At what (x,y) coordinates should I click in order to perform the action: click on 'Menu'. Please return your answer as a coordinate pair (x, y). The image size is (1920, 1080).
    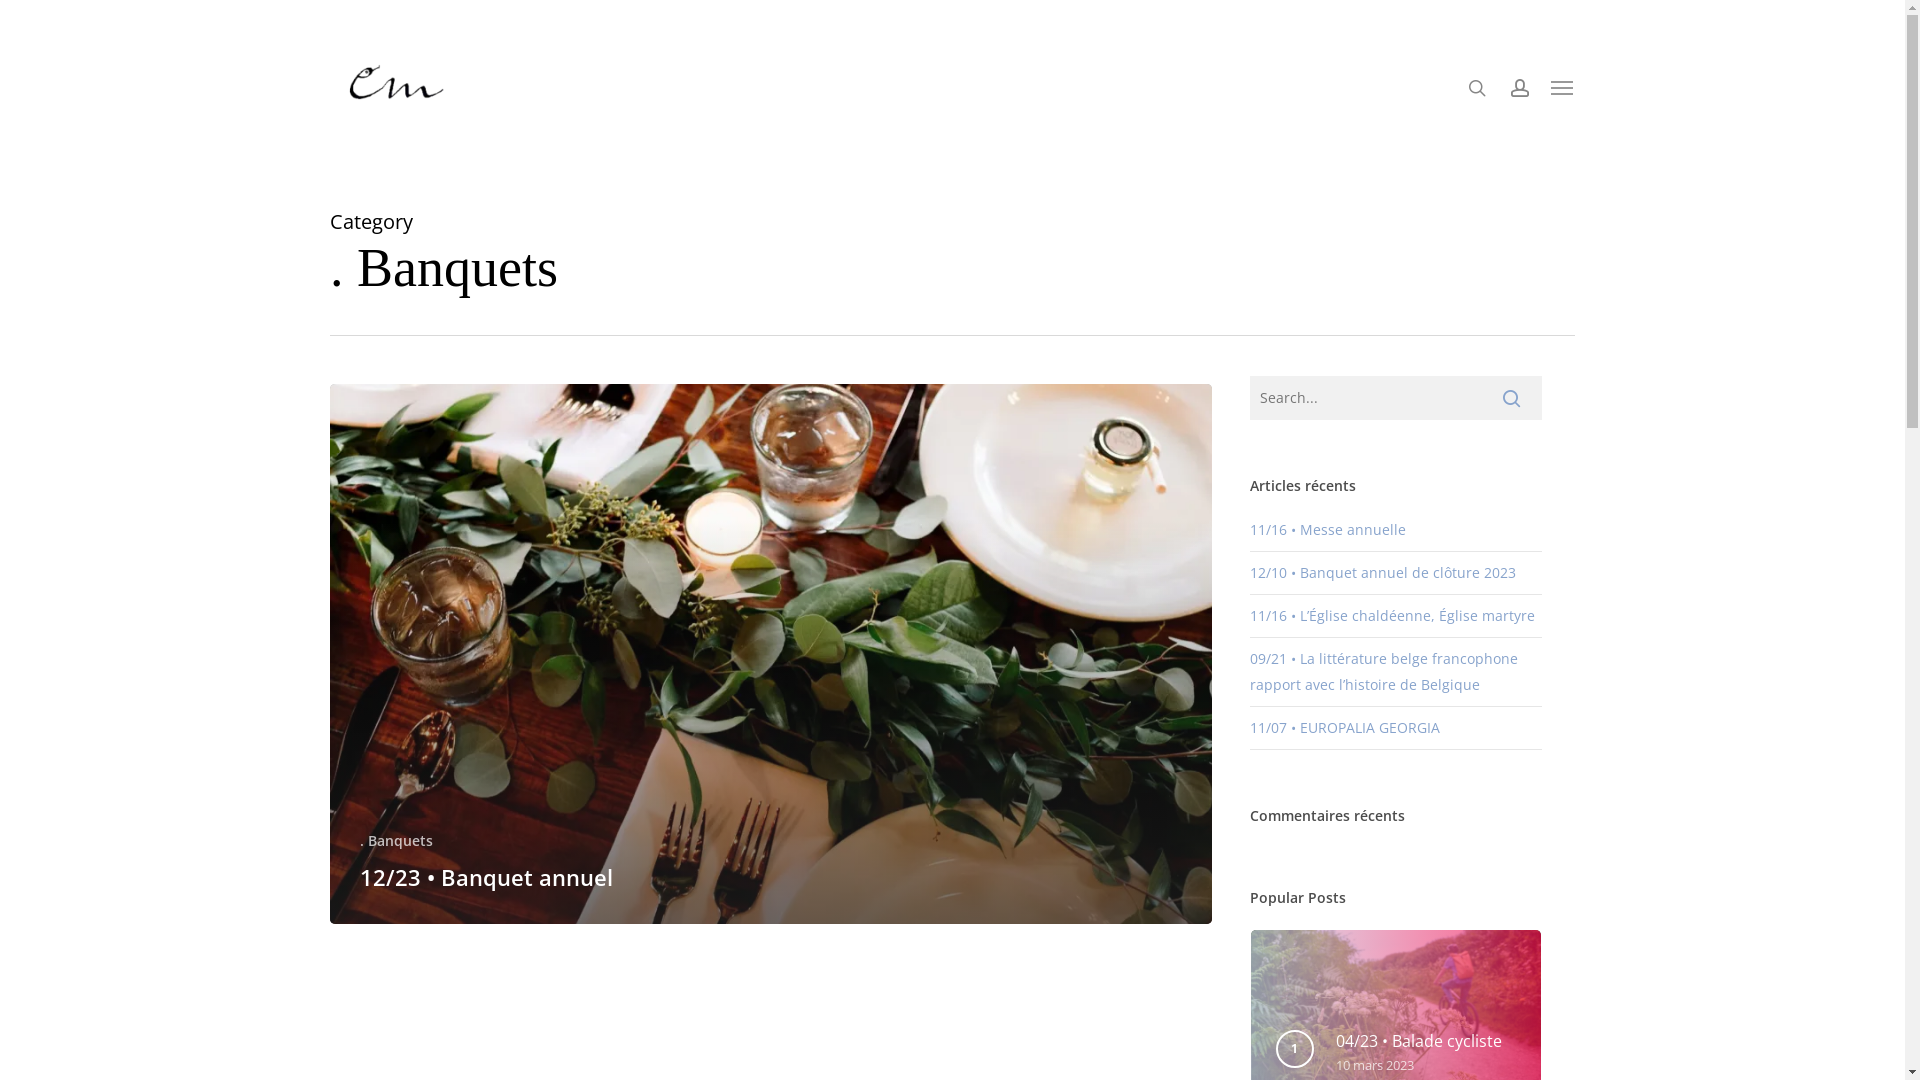
    Looking at the image, I should click on (1562, 87).